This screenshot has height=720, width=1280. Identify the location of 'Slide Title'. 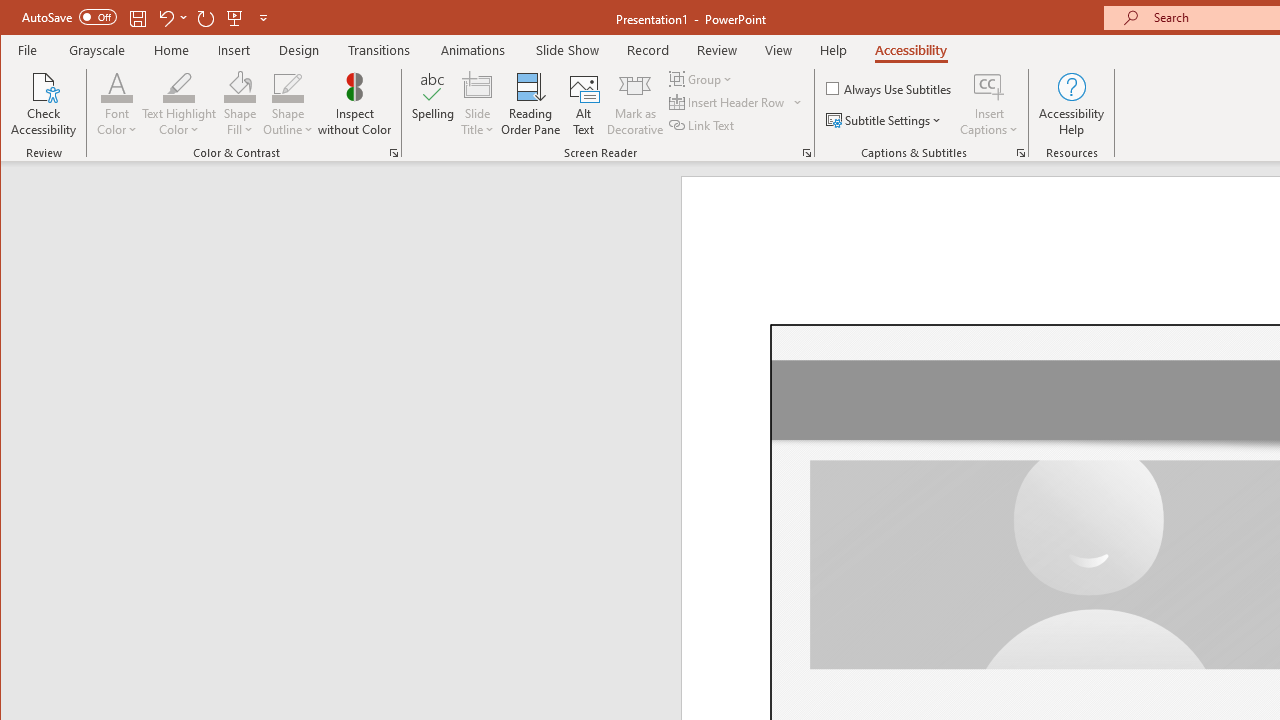
(477, 104).